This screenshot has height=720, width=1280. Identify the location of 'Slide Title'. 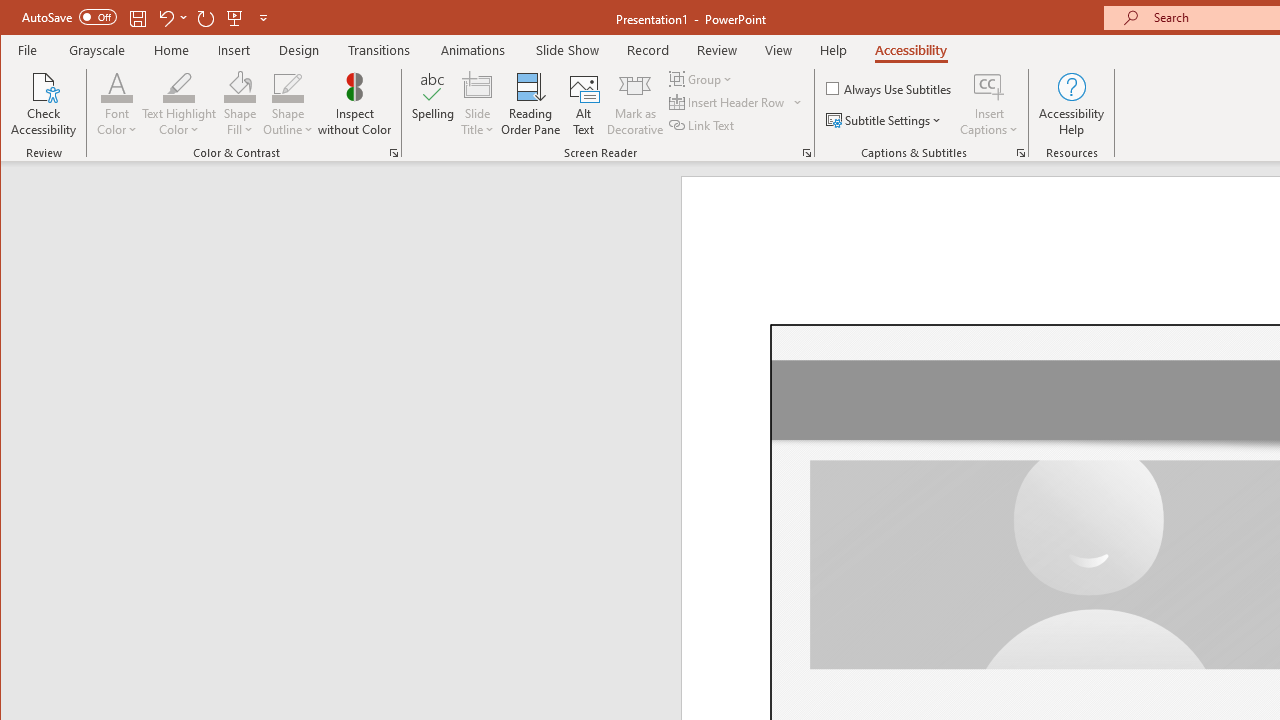
(477, 104).